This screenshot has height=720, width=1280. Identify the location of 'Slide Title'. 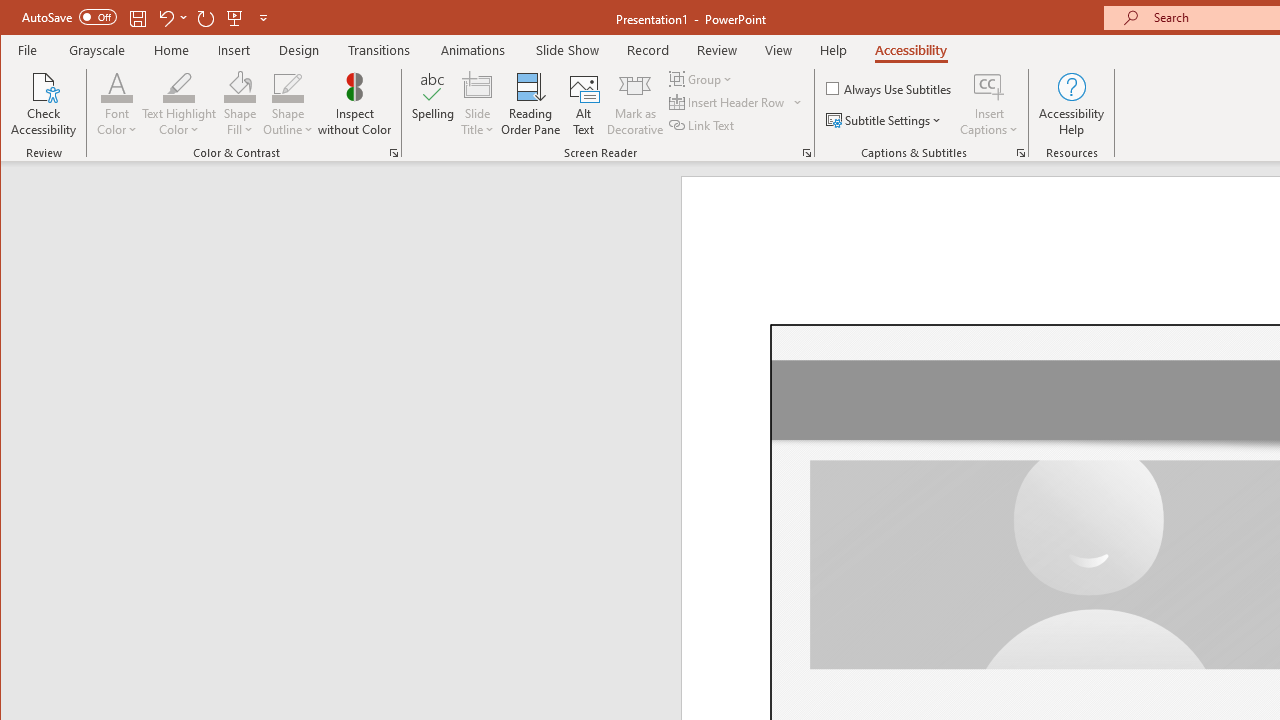
(477, 104).